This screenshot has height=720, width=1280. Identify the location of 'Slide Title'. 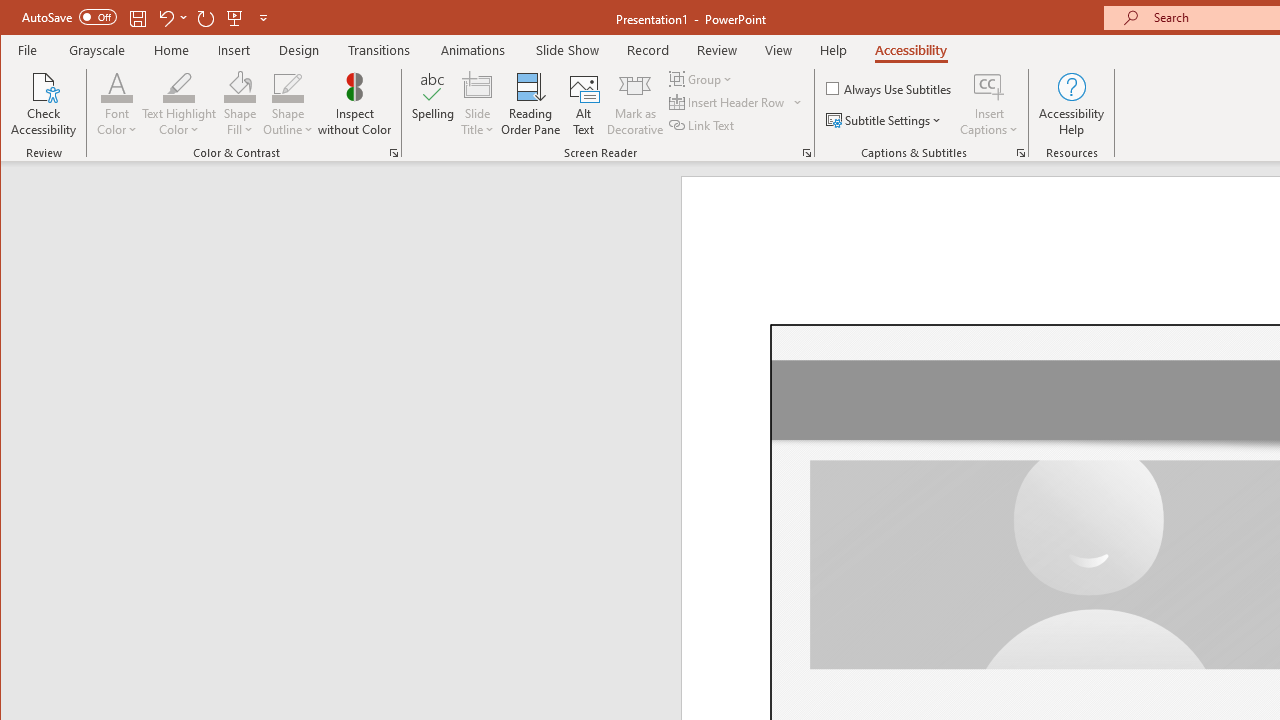
(477, 104).